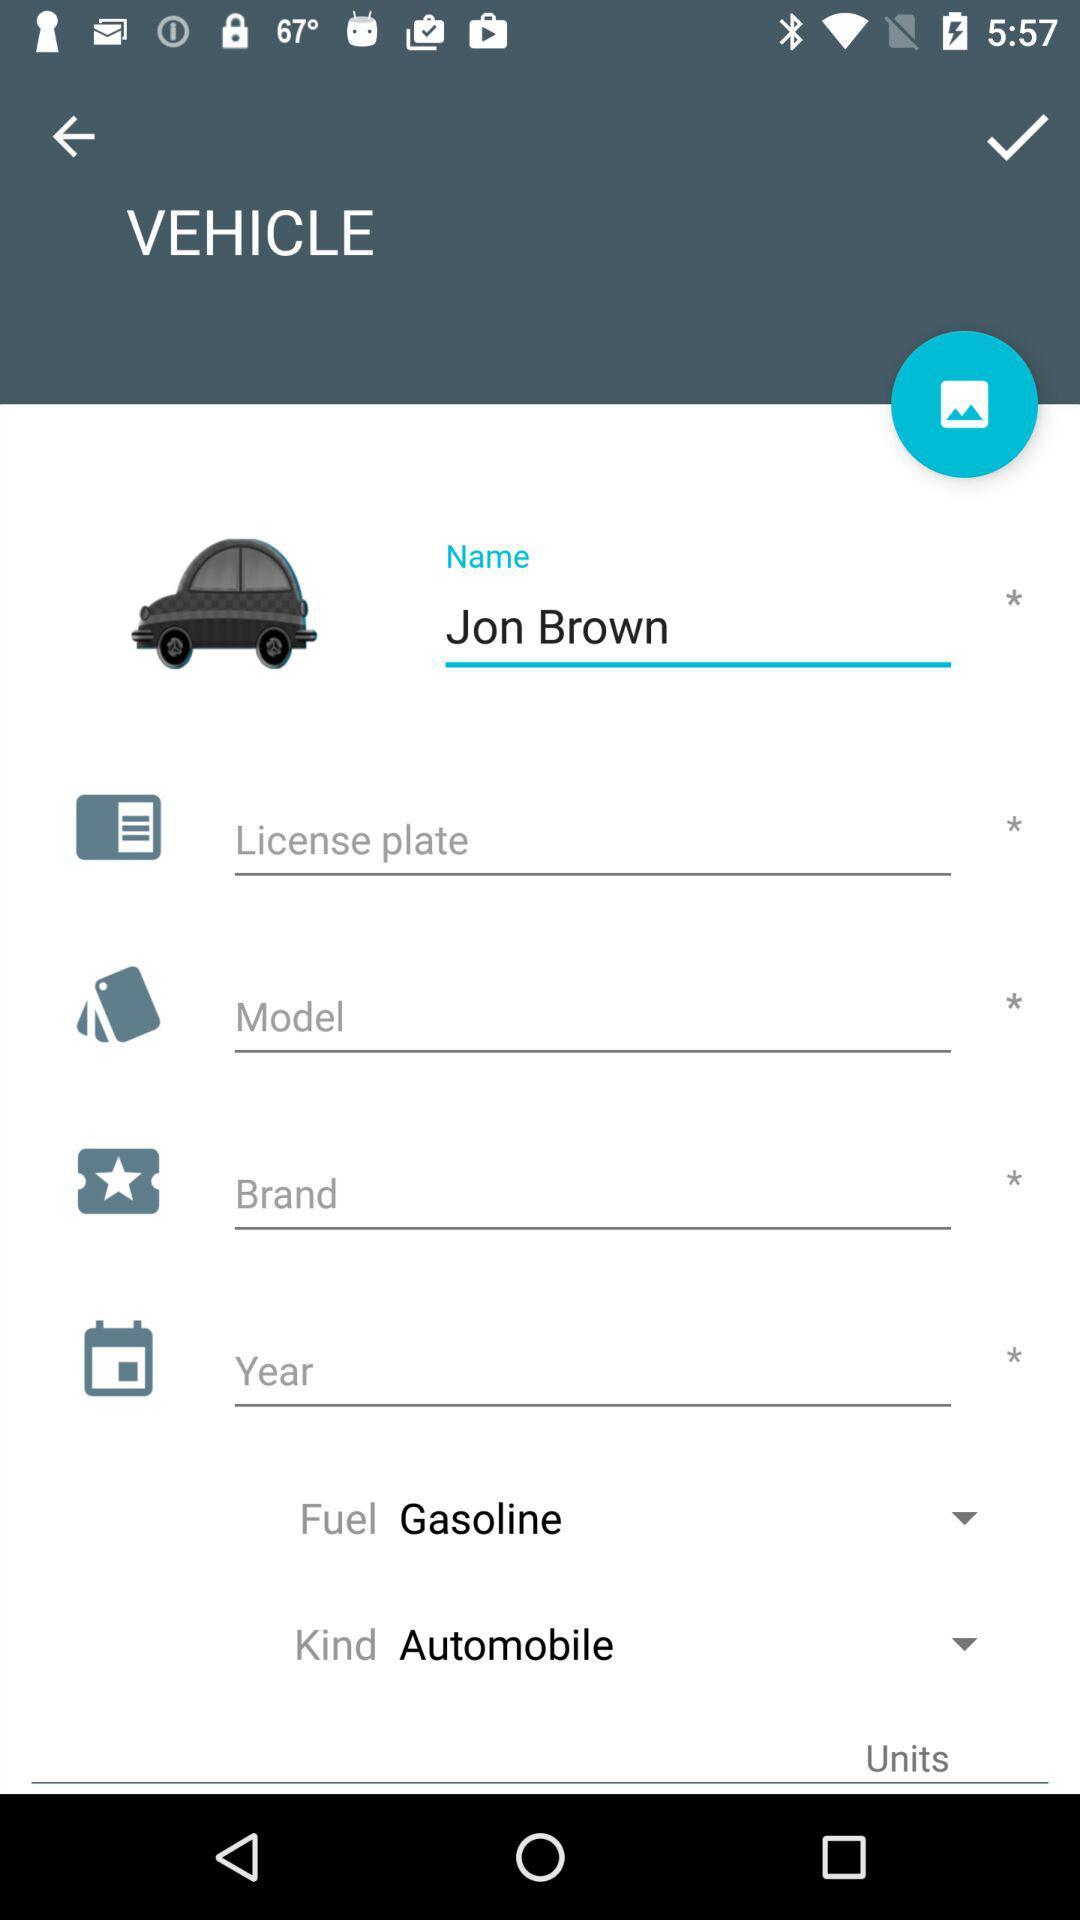 Image resolution: width=1080 pixels, height=1920 pixels. Describe the element at coordinates (591, 1372) in the screenshot. I see `typing box` at that location.